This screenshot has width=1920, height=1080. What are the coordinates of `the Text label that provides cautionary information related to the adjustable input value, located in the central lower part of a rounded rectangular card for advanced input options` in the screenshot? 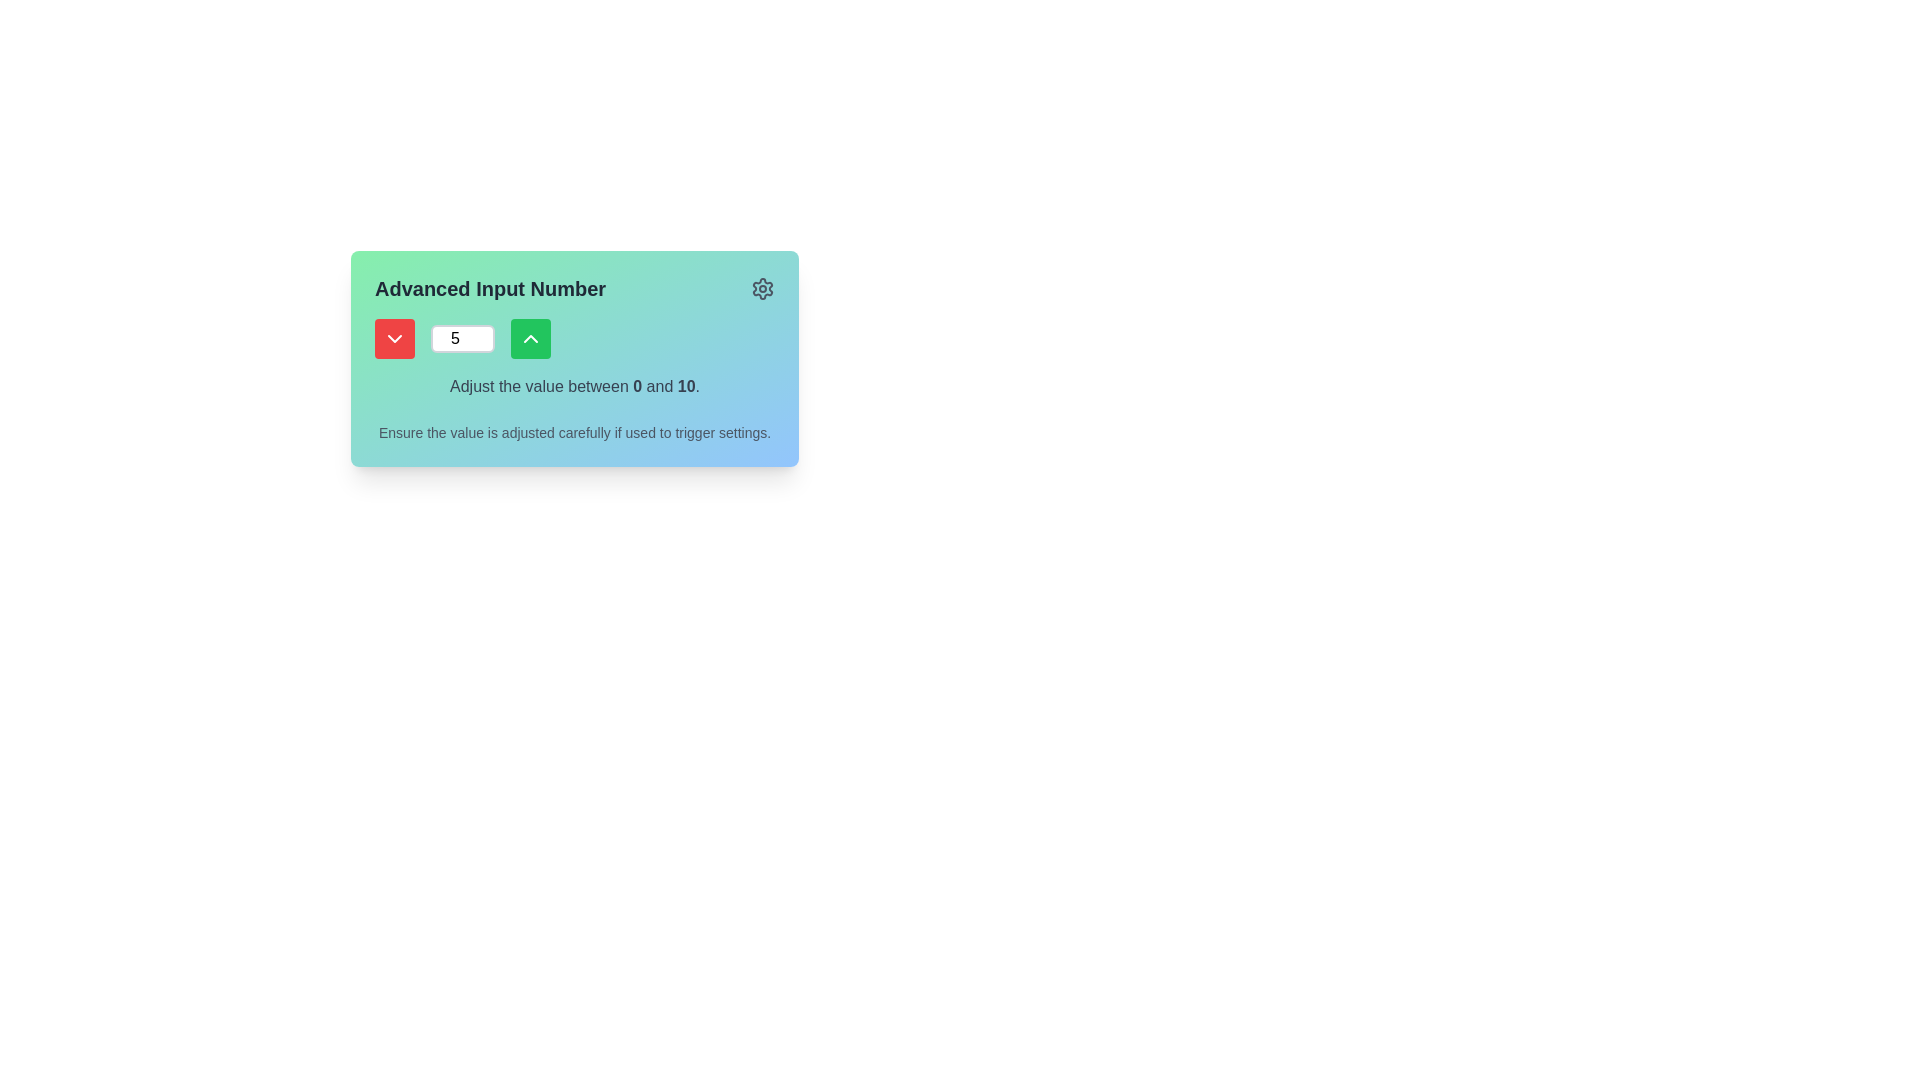 It's located at (574, 431).